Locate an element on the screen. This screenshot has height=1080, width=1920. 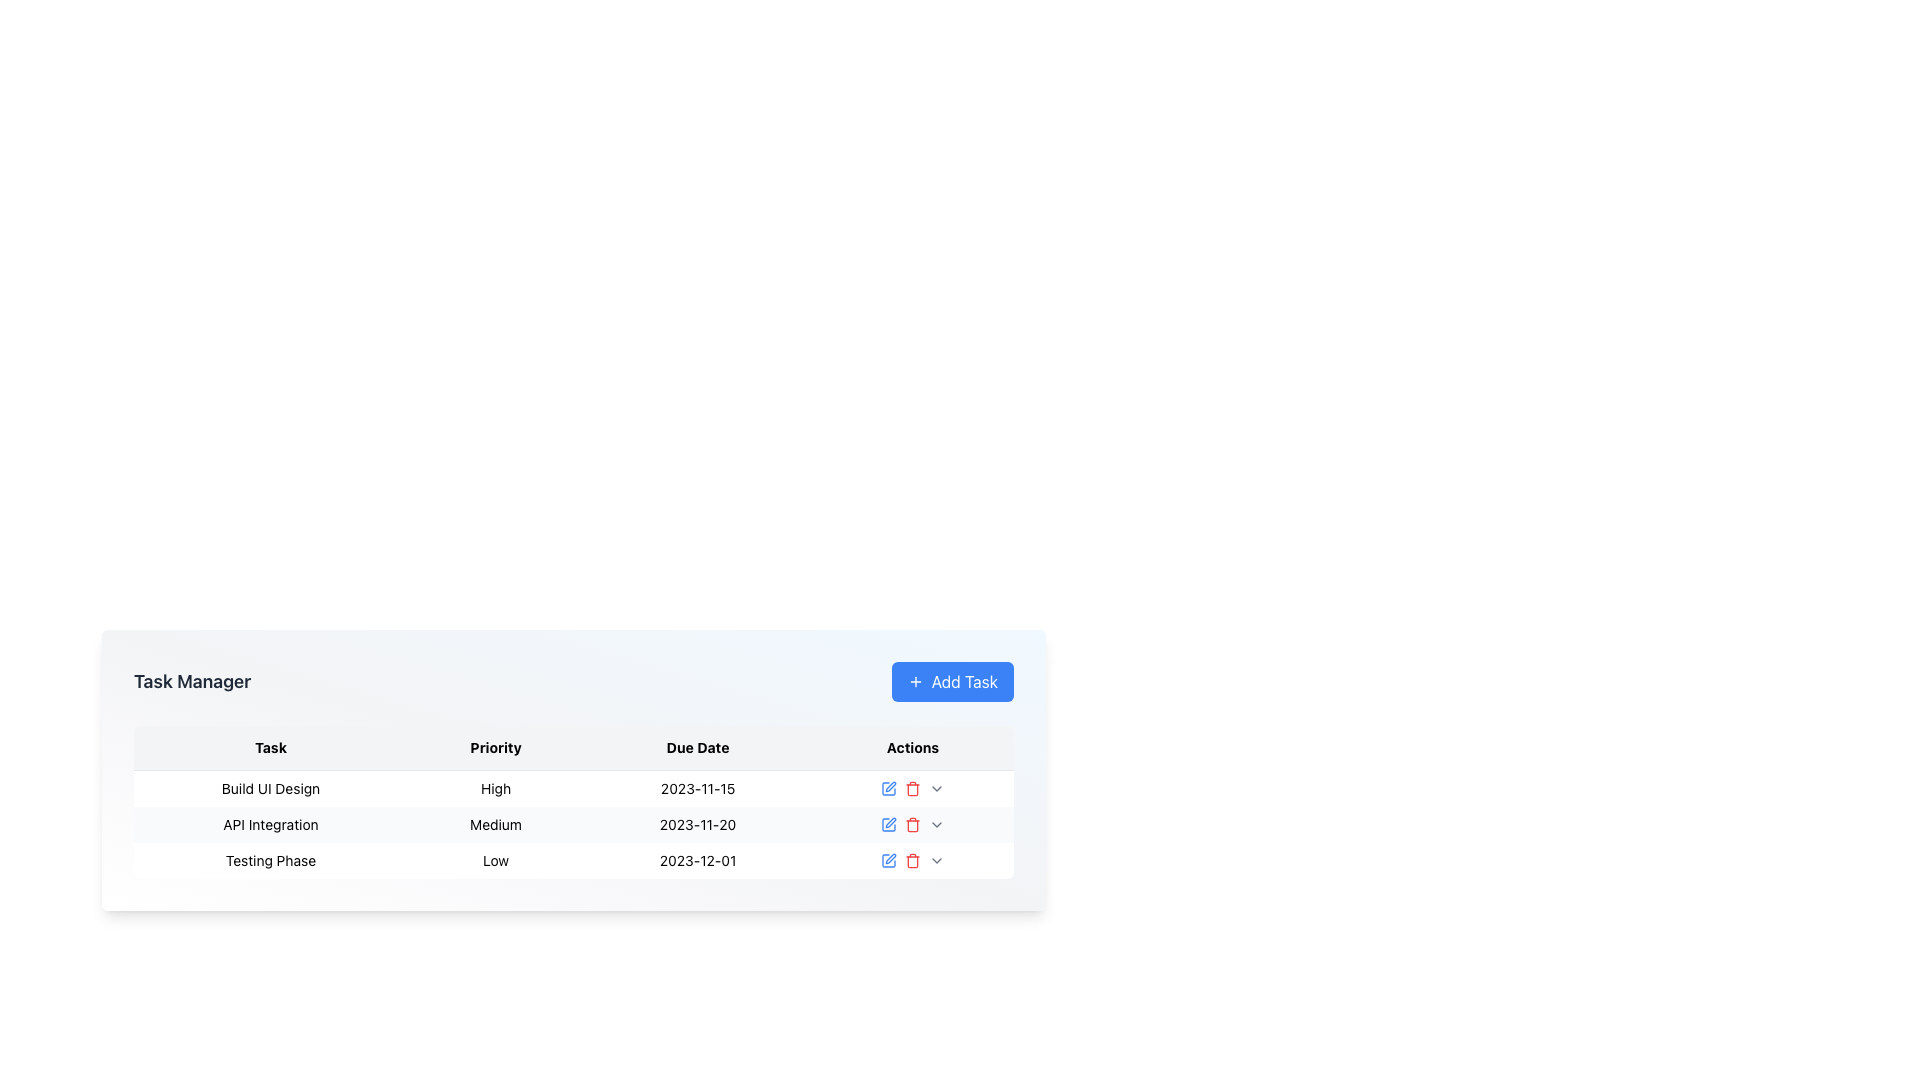
the text field displaying the date '2023-11-15' located in the third column ('Due Date') of the first row ('Build UI Design') within the Task Manager interface is located at coordinates (698, 787).